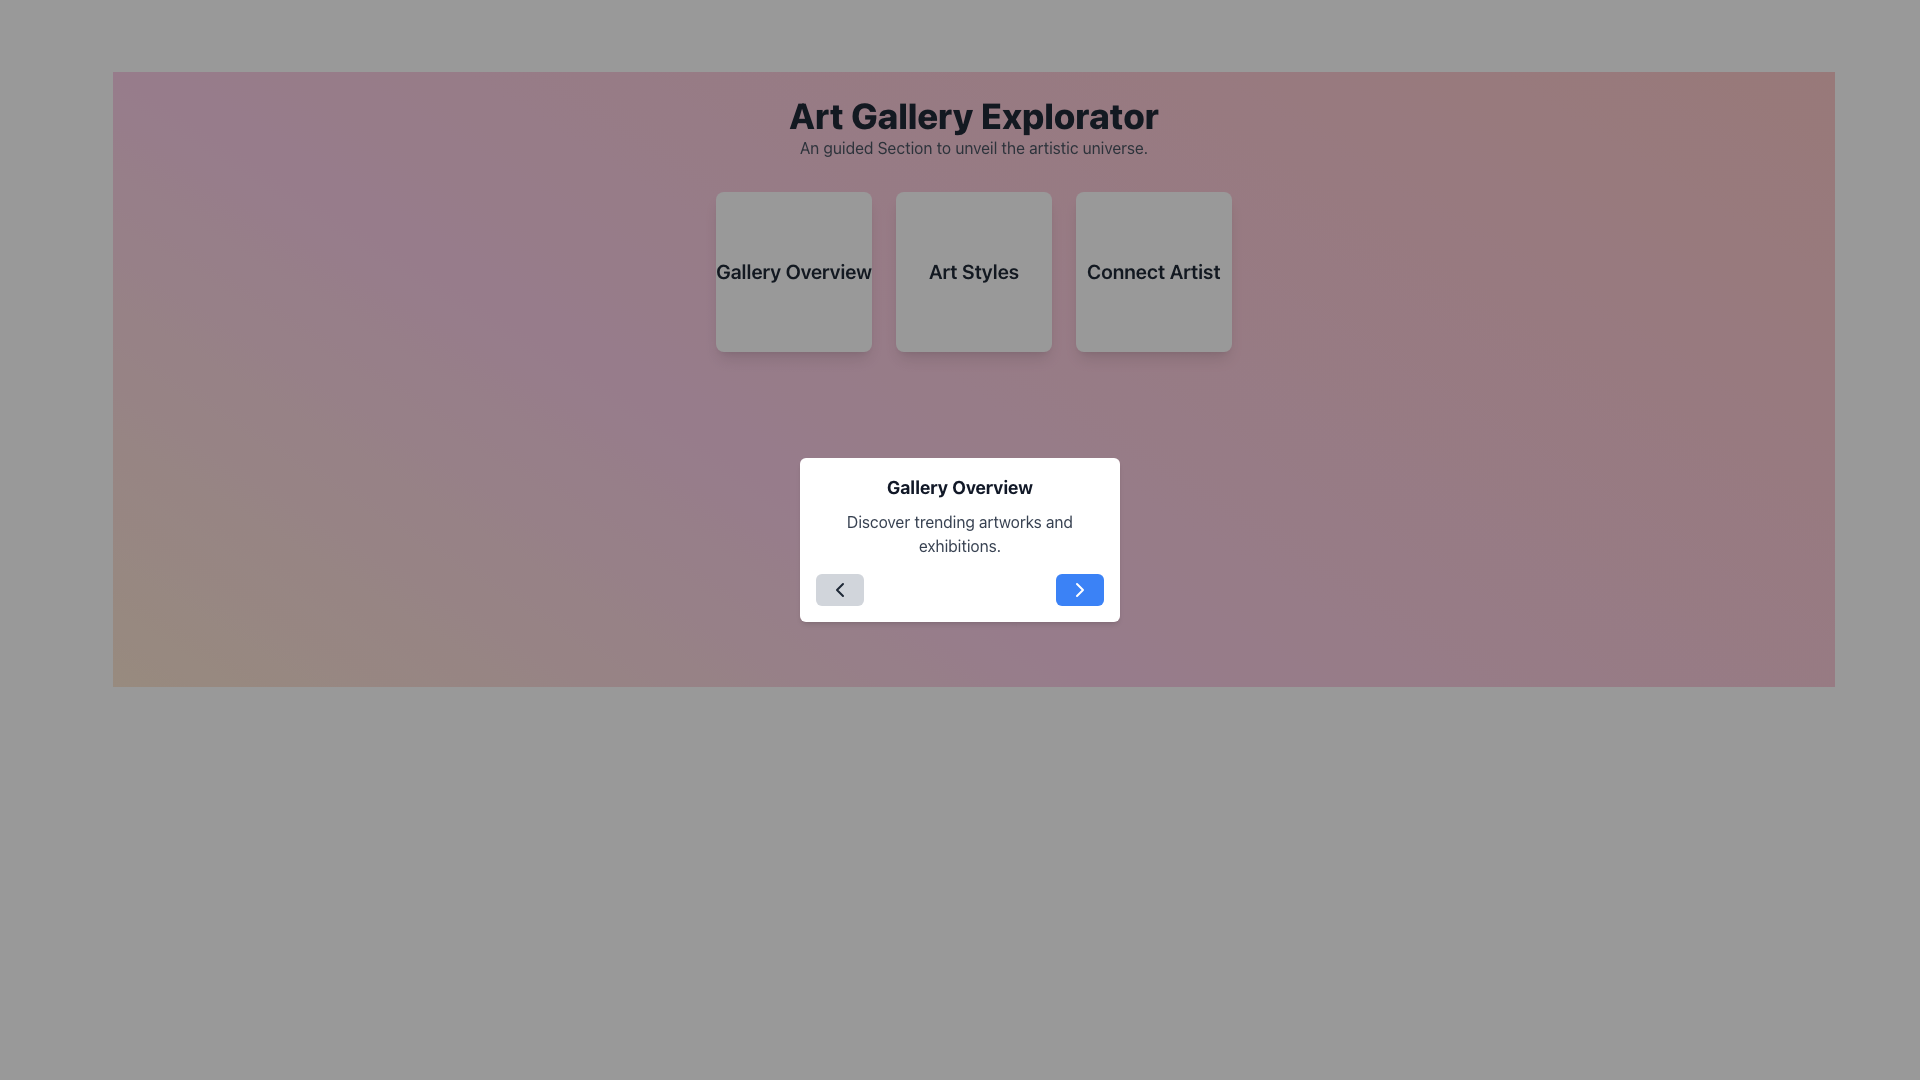  I want to click on the right-facing chevron arrow icon within the button, which is styled with thick lines and enclosed in a blue circular background, so click(1079, 589).